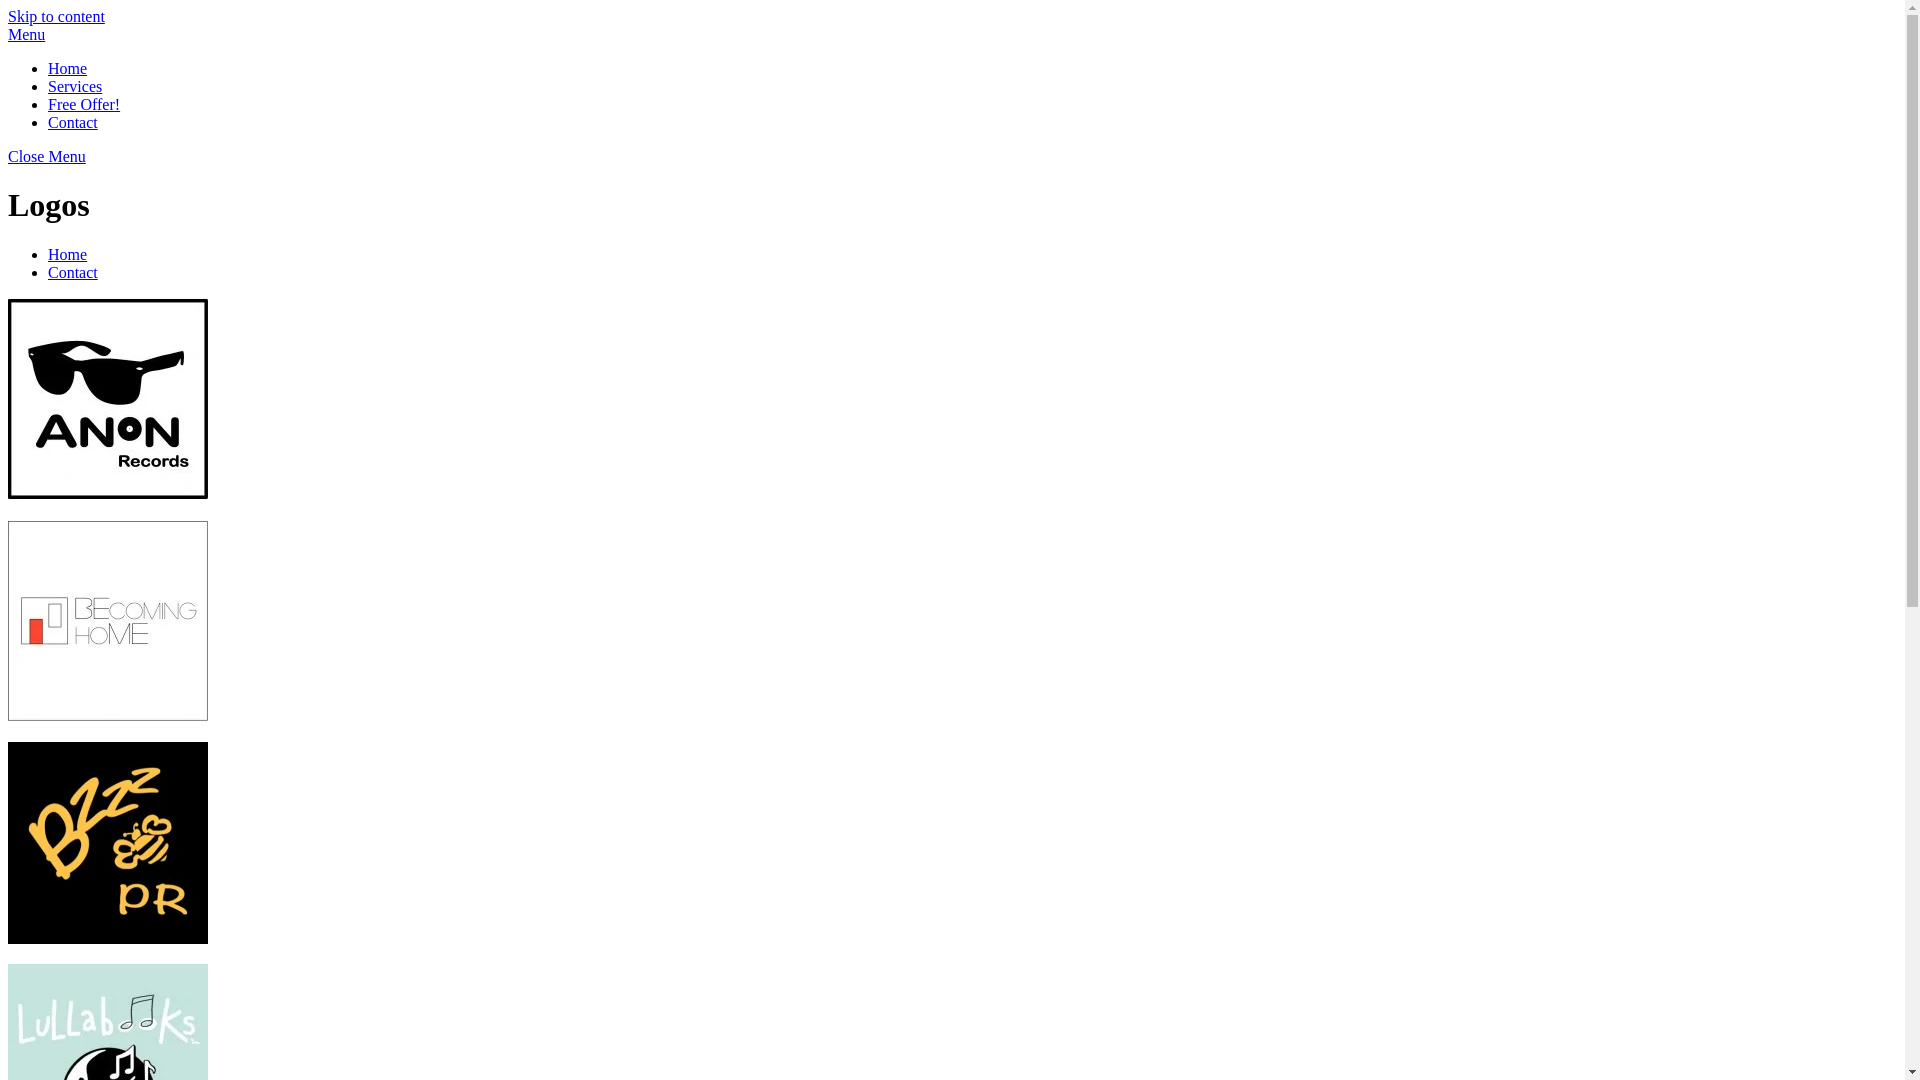 The image size is (1920, 1080). Describe the element at coordinates (72, 122) in the screenshot. I see `'Contact'` at that location.